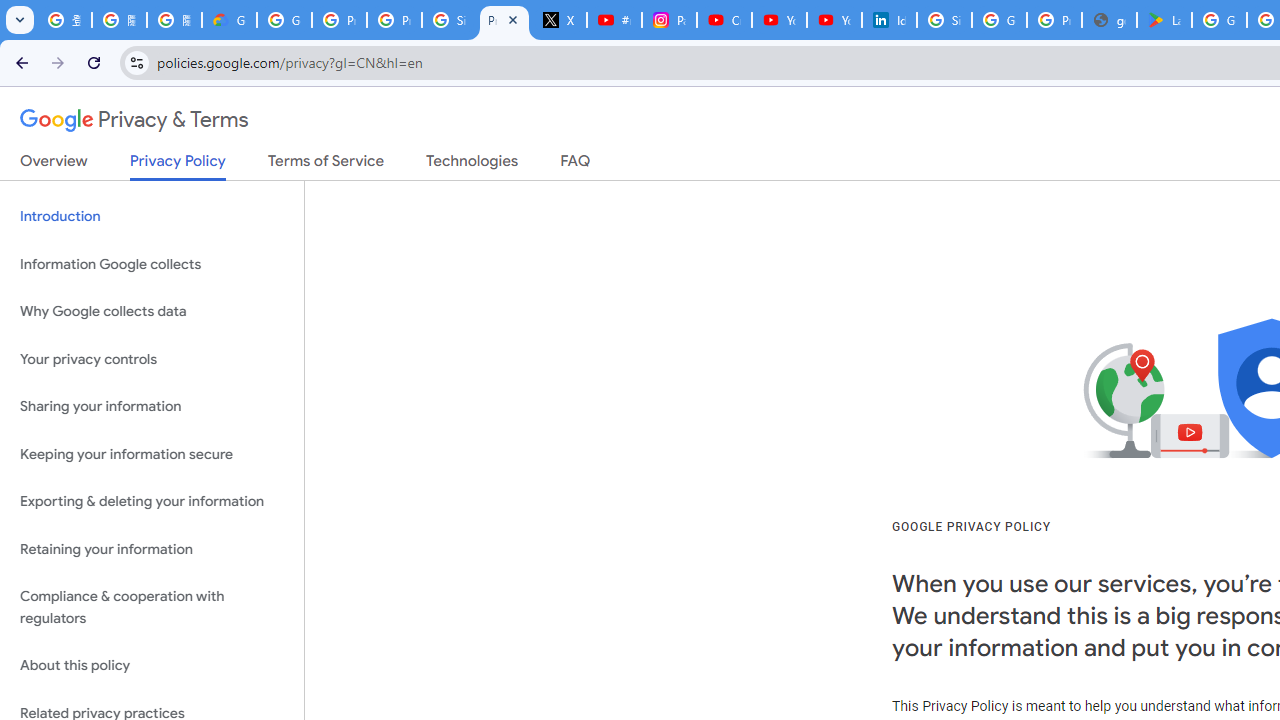 This screenshot has height=720, width=1280. What do you see at coordinates (151, 263) in the screenshot?
I see `'Information Google collects'` at bounding box center [151, 263].